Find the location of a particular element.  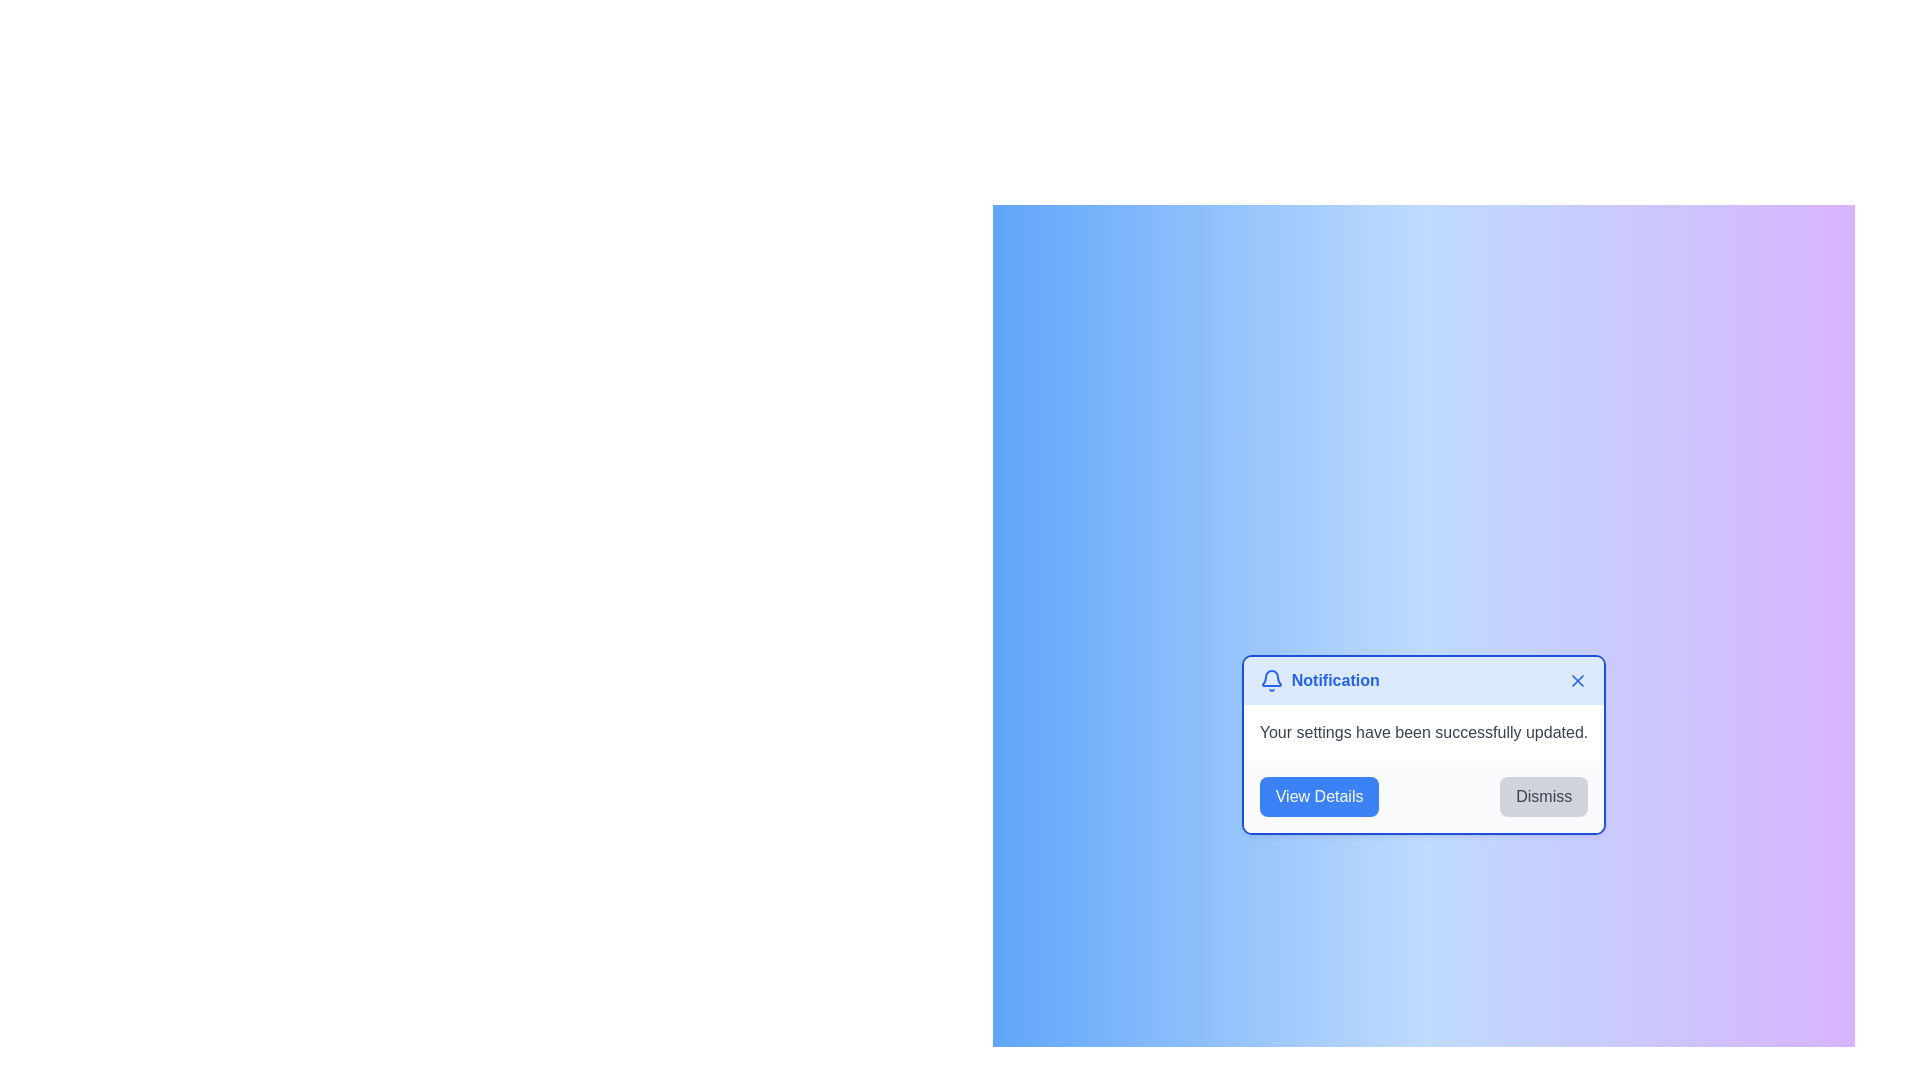

the 'Notification' text label, which is styled in bold blue font and positioned next to the notification bell icon, if it is interactive is located at coordinates (1334, 680).